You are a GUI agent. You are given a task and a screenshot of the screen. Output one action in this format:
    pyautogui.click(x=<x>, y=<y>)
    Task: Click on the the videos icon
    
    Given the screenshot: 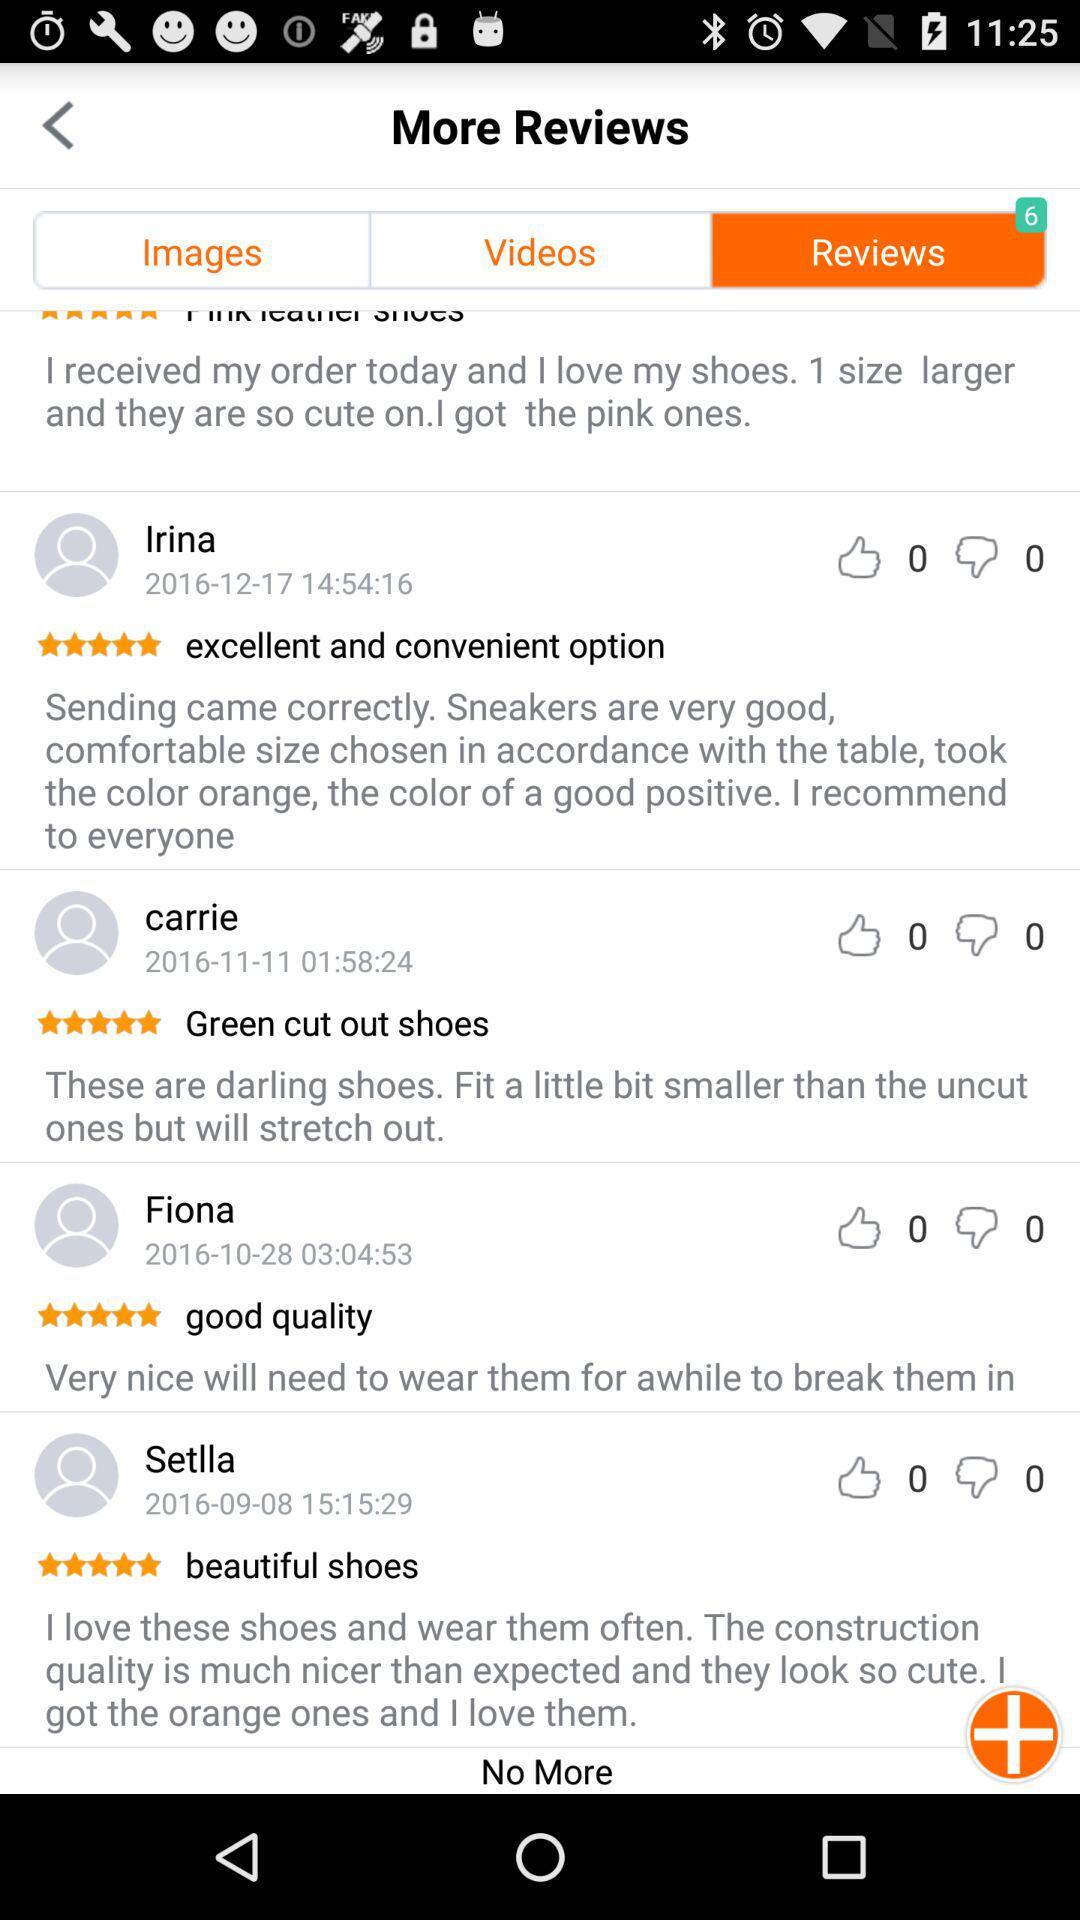 What is the action you would take?
    pyautogui.click(x=540, y=249)
    